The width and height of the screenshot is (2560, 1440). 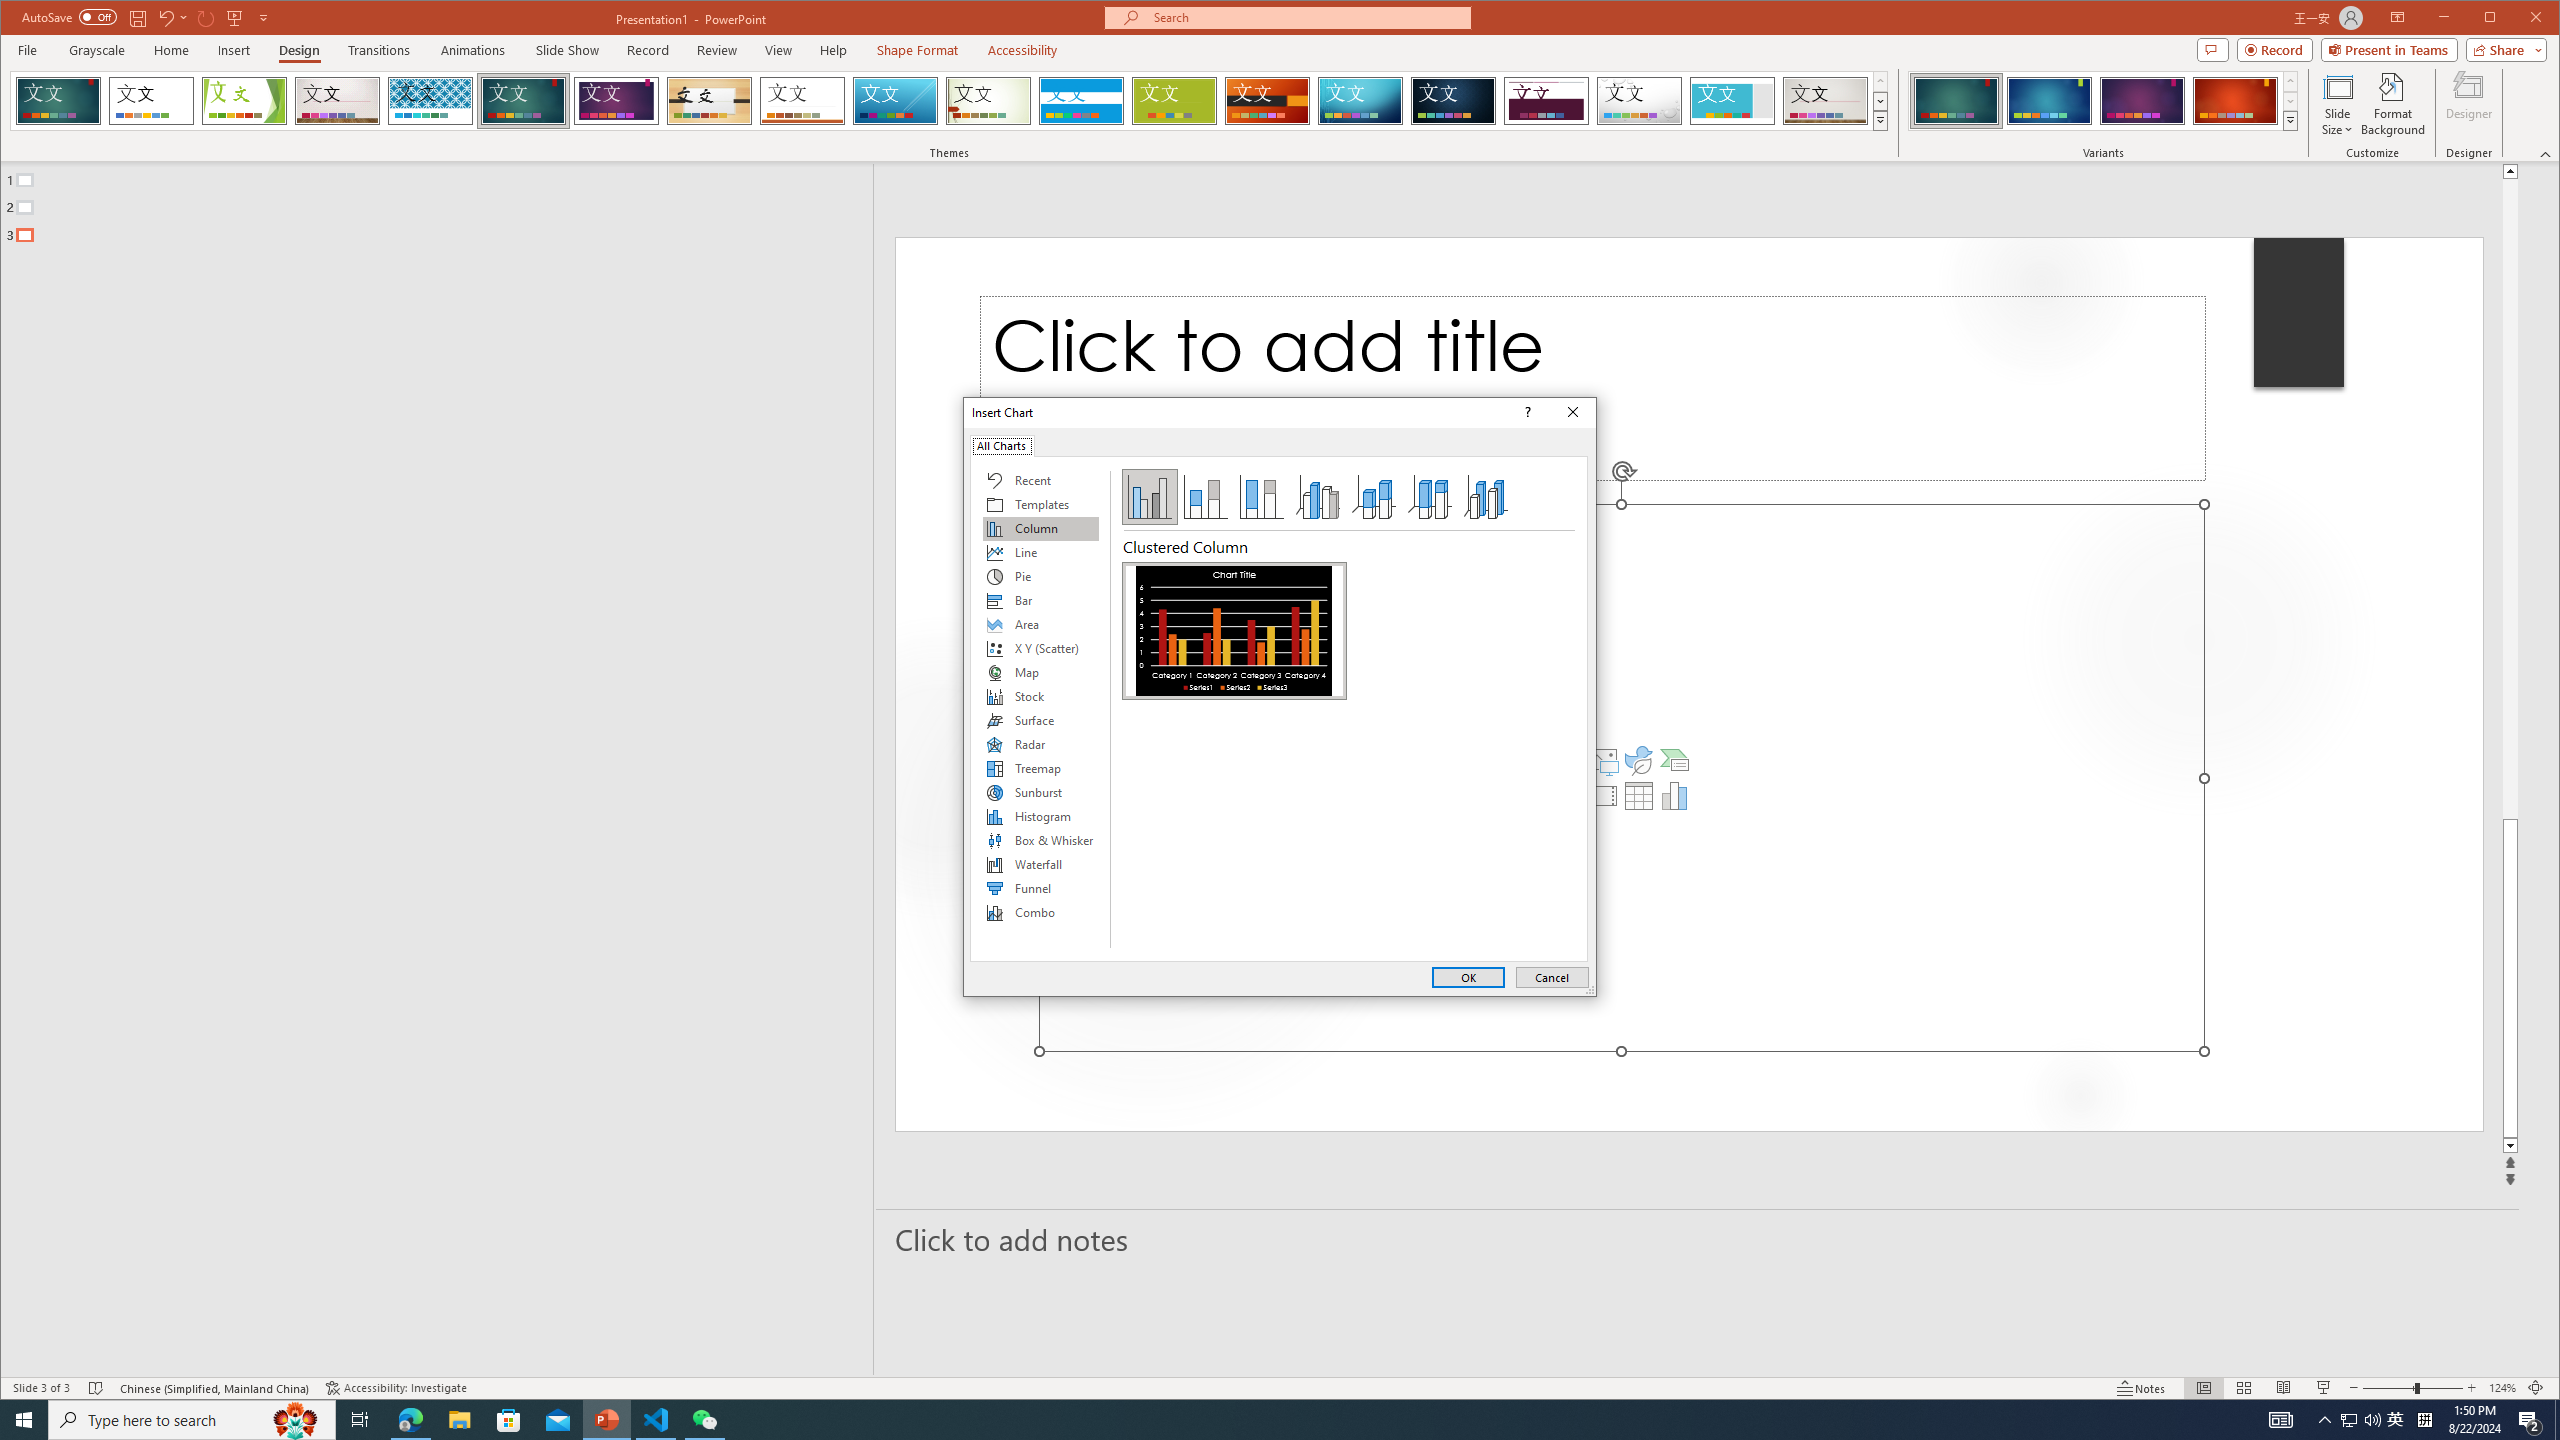 I want to click on 'Column', so click(x=1039, y=528).